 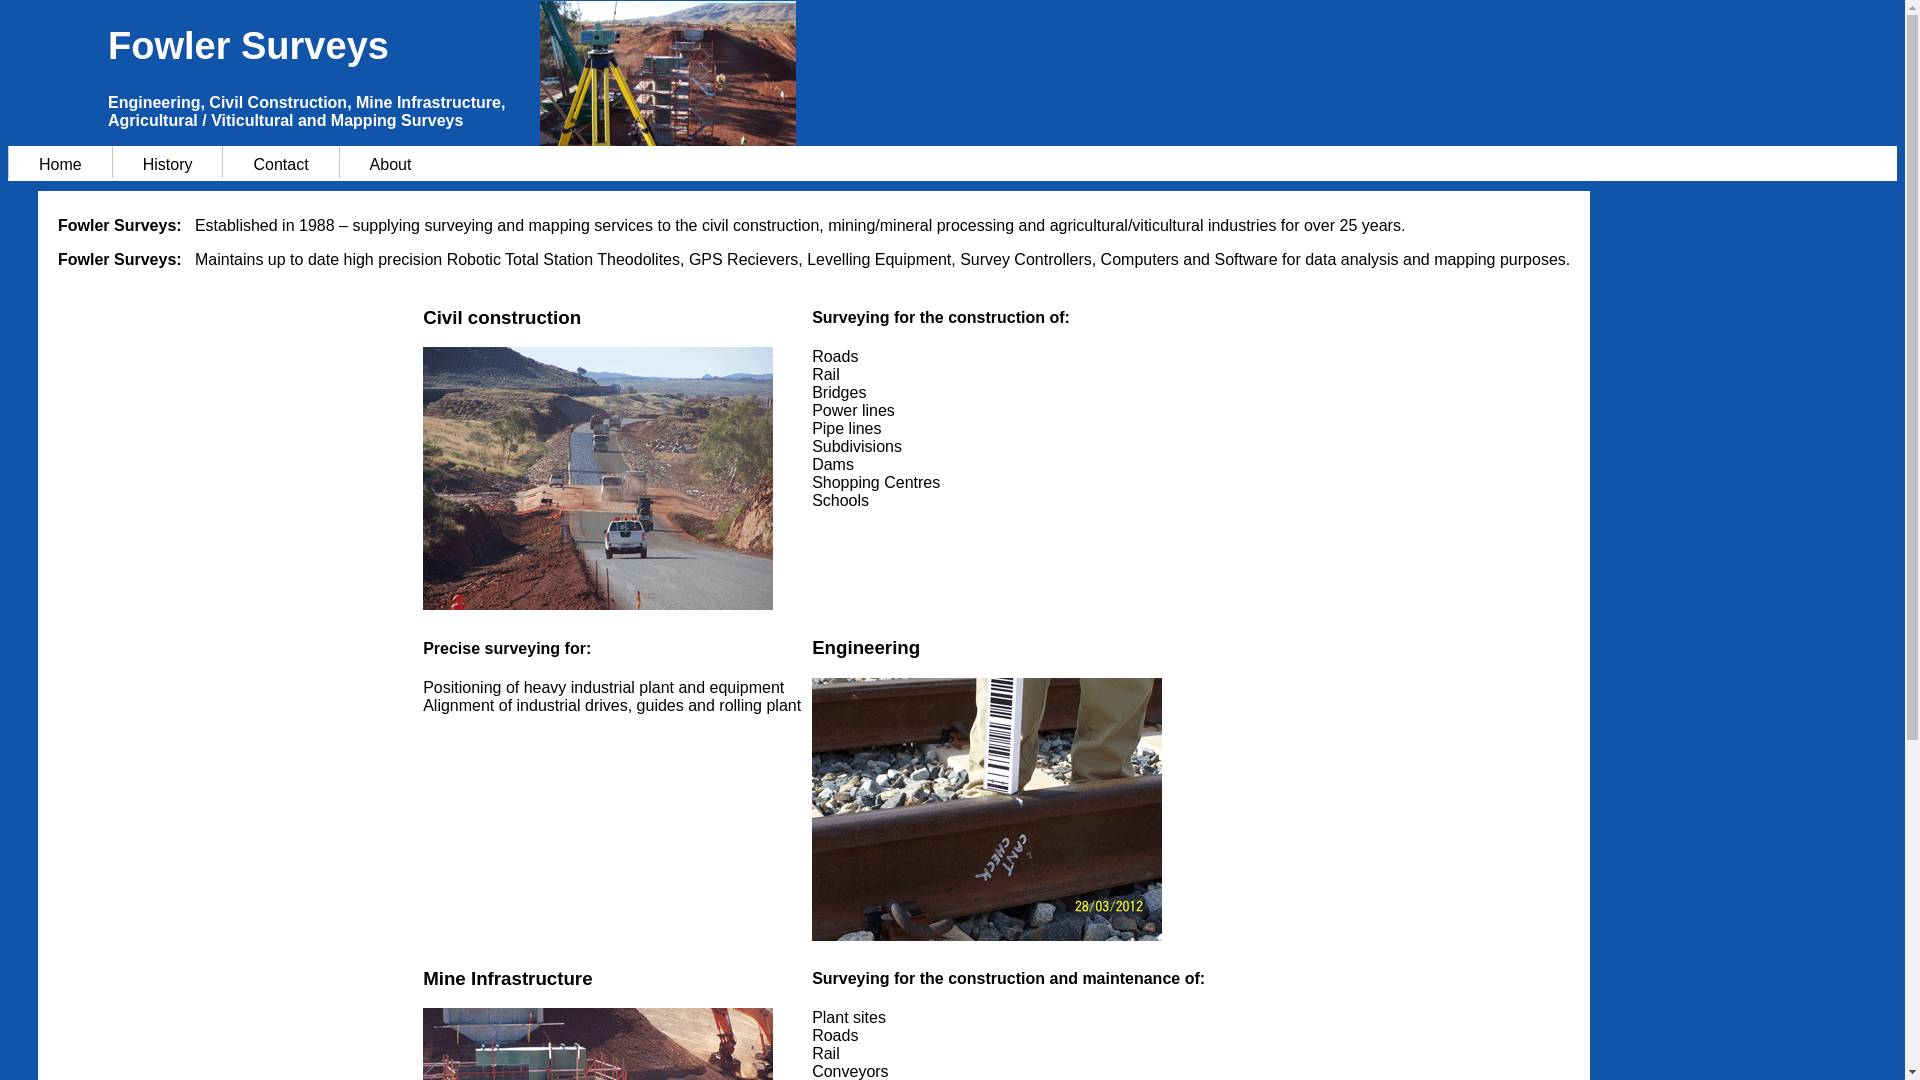 What do you see at coordinates (421, 478) in the screenshot?
I see `'civil construction'` at bounding box center [421, 478].